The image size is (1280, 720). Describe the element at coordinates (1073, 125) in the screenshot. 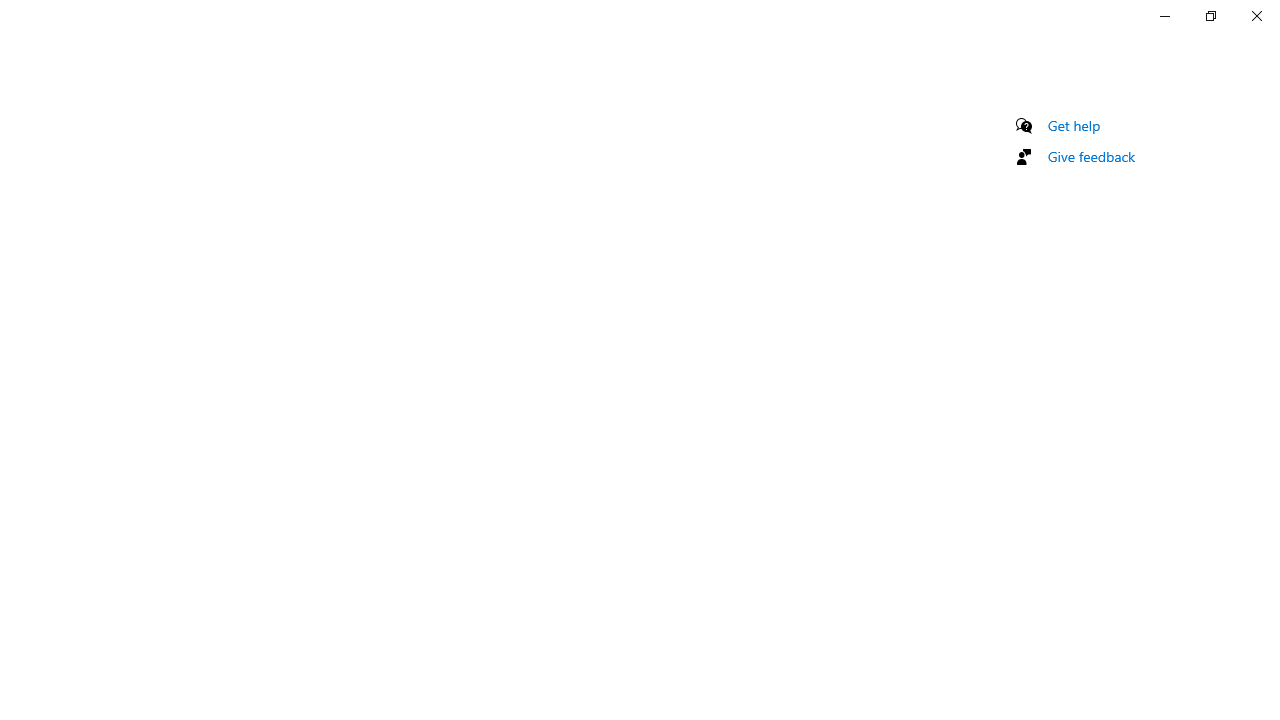

I see `'Get help'` at that location.